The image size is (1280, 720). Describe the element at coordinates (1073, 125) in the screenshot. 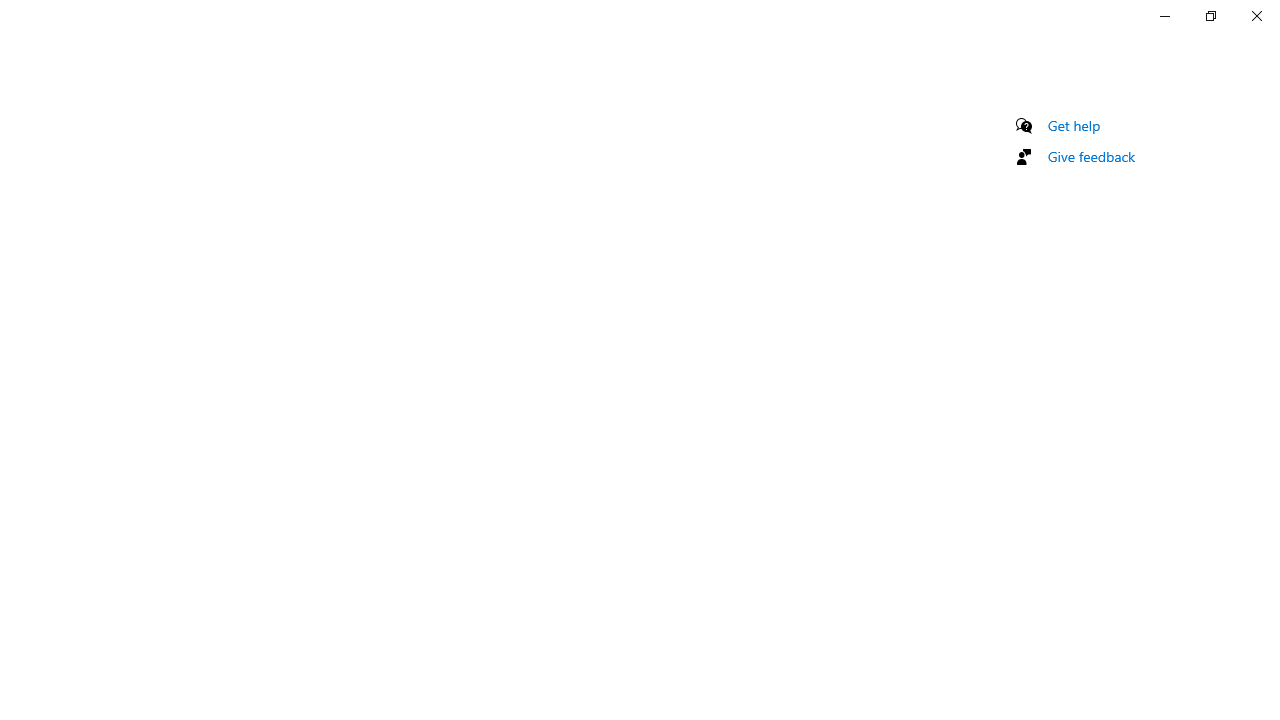

I see `'Get help'` at that location.